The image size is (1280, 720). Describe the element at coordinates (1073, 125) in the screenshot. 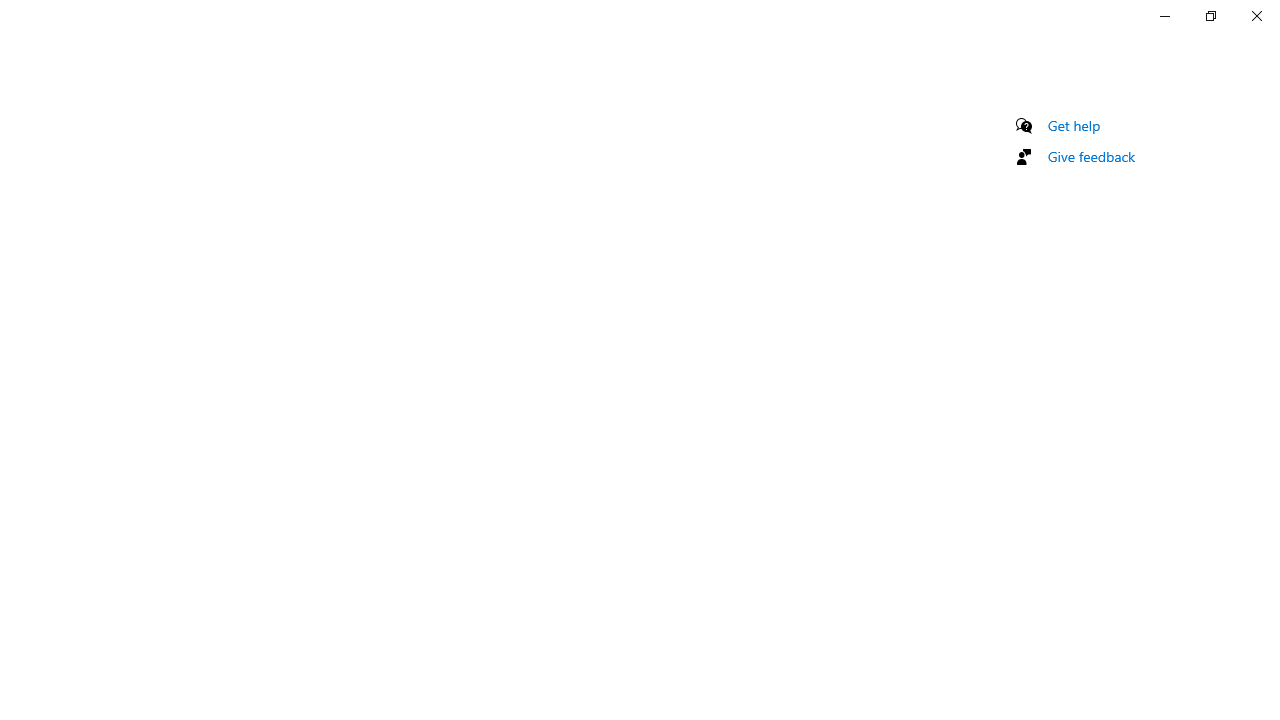

I see `'Get help'` at that location.